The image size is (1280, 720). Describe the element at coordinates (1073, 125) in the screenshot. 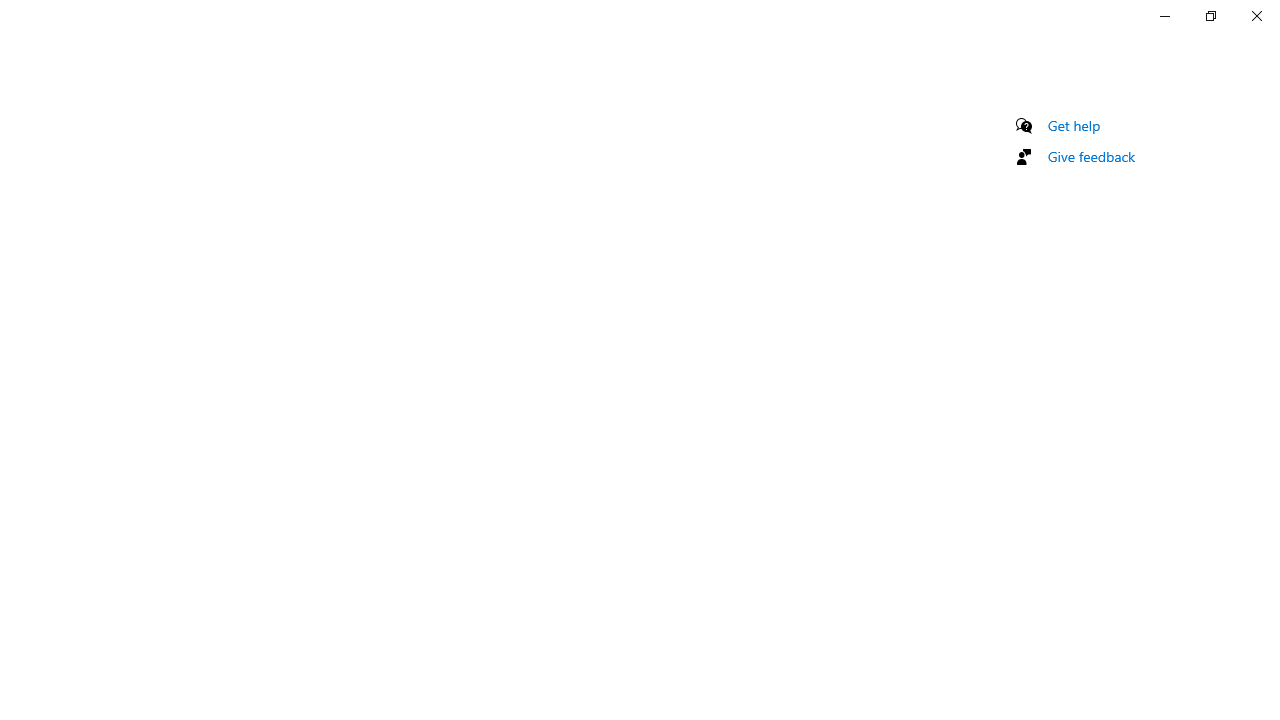

I see `'Get help'` at that location.